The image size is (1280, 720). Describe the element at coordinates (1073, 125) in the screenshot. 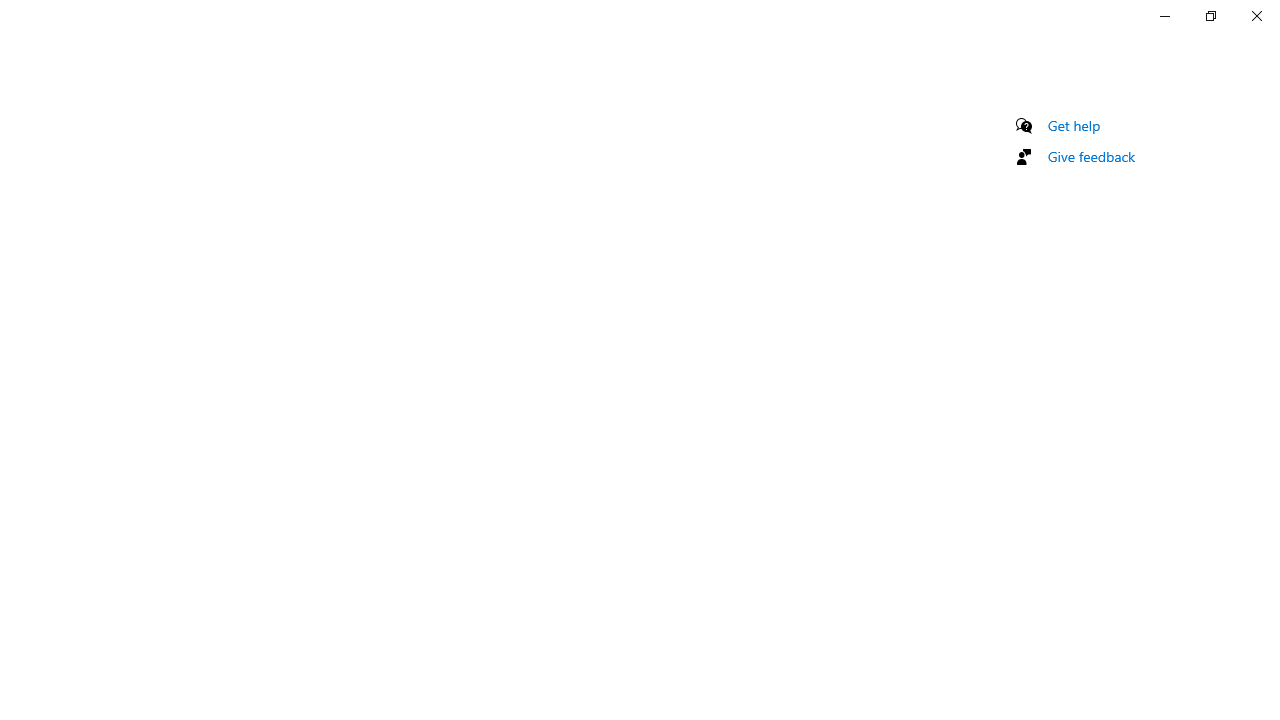

I see `'Get help'` at that location.